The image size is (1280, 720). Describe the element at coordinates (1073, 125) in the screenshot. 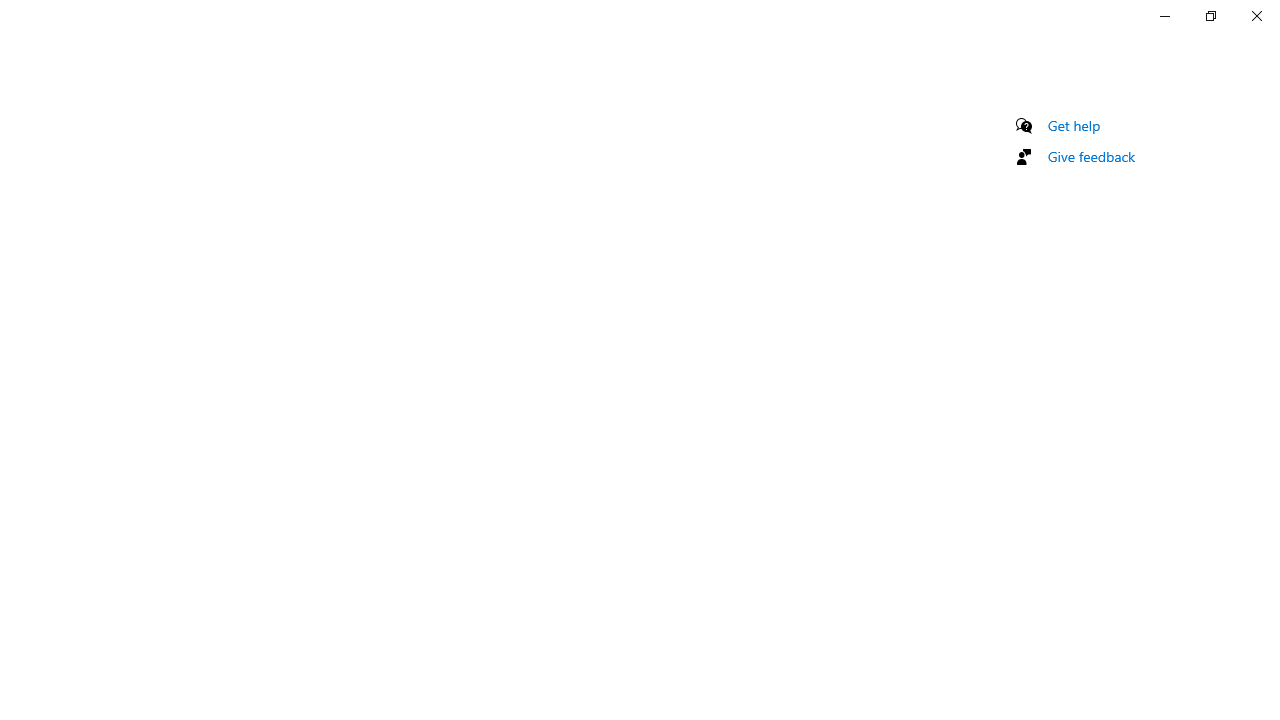

I see `'Get help'` at that location.